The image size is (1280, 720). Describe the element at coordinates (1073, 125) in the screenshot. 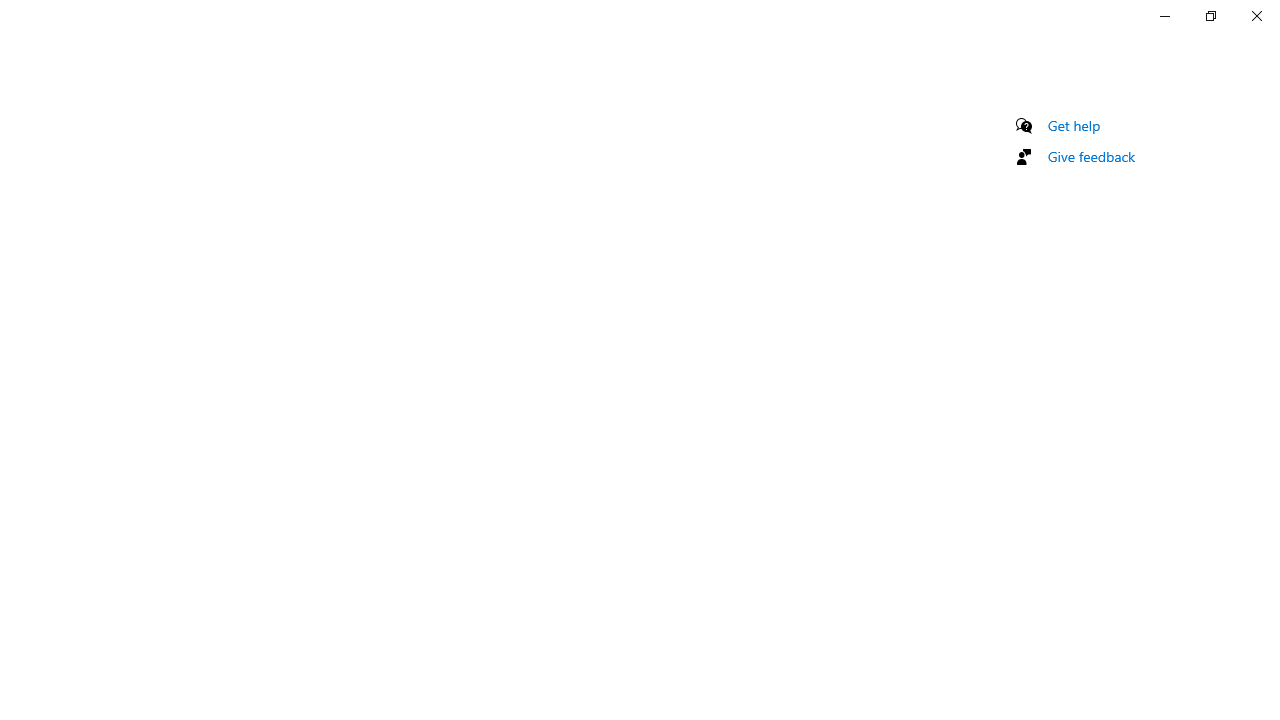

I see `'Get help'` at that location.